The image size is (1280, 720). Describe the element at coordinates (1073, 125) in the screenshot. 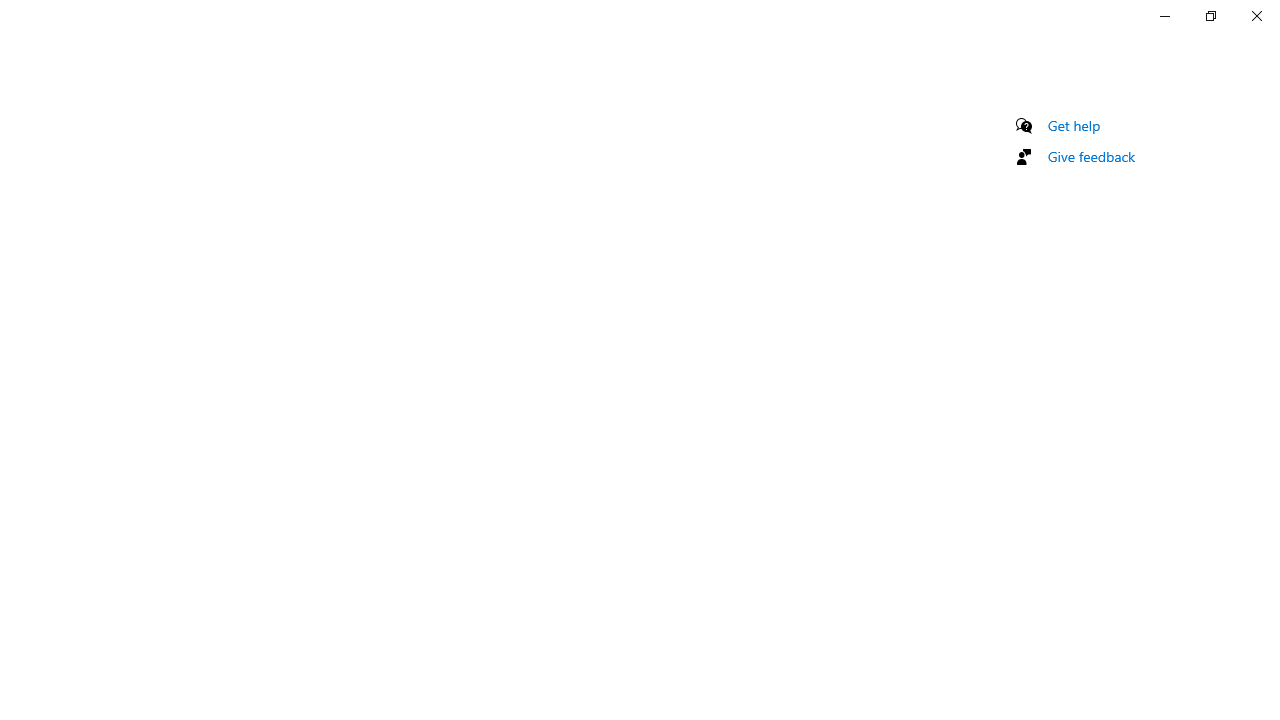

I see `'Get help'` at that location.